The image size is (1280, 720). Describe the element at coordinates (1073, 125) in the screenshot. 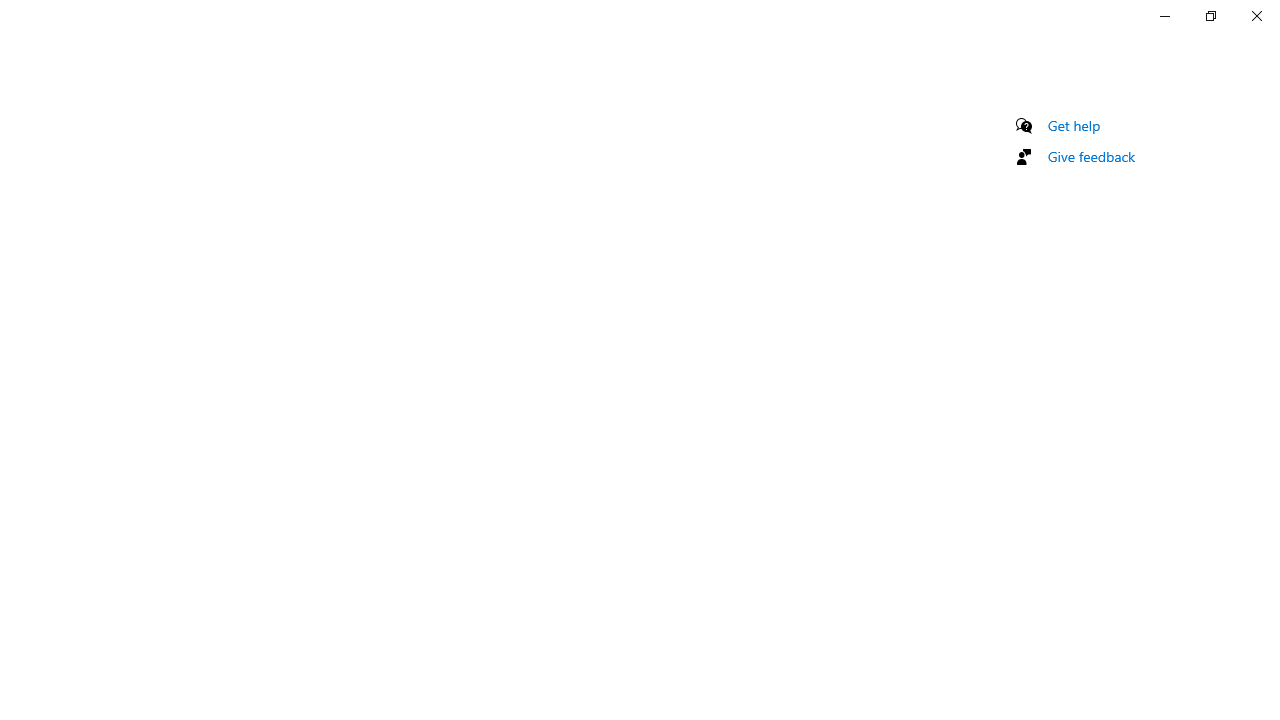

I see `'Get help'` at that location.